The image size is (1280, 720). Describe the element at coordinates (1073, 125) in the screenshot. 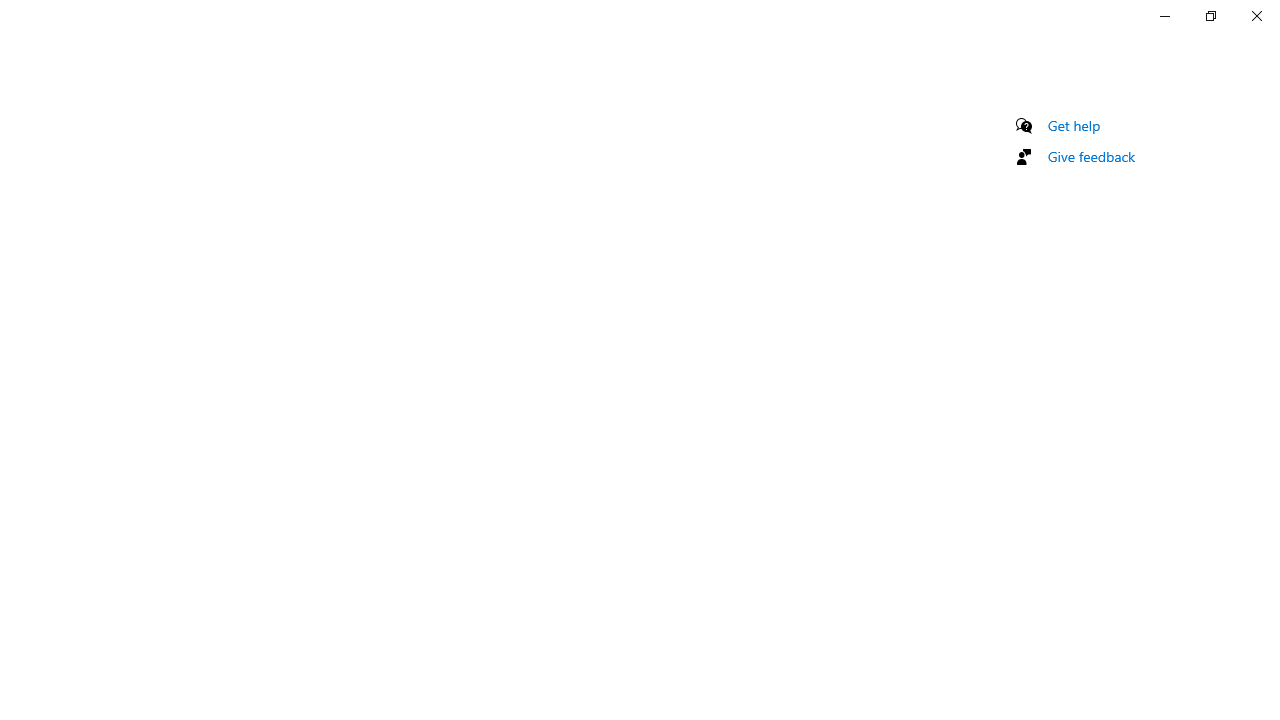

I see `'Get help'` at that location.